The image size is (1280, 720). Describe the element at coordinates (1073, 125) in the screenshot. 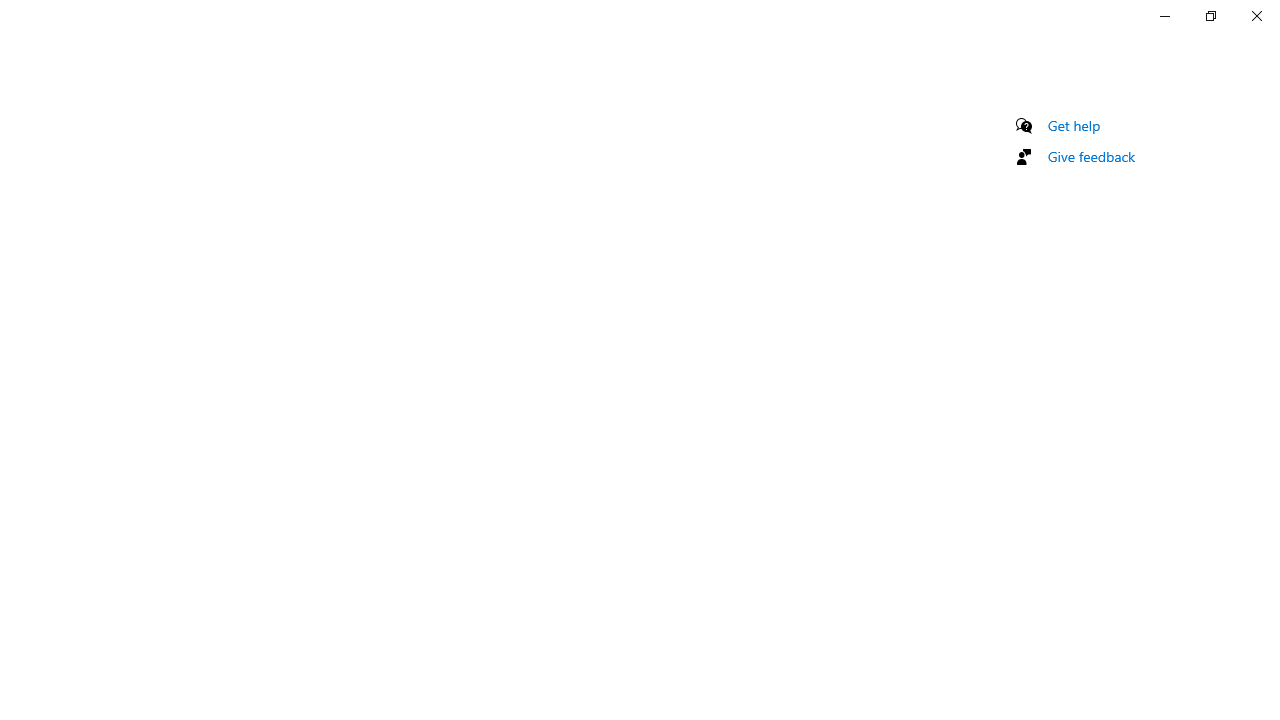

I see `'Get help'` at that location.